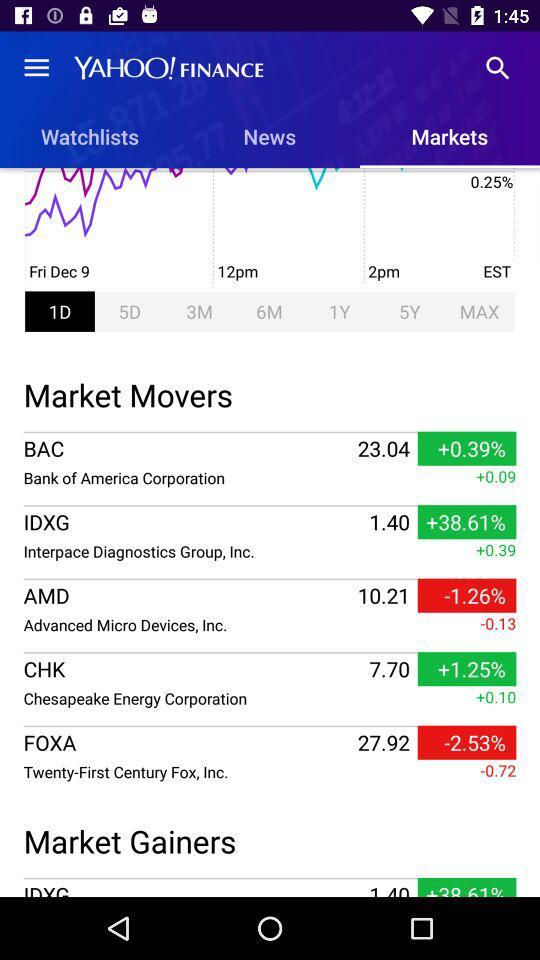 Image resolution: width=540 pixels, height=960 pixels. What do you see at coordinates (270, 432) in the screenshot?
I see `item above the +0.09` at bounding box center [270, 432].